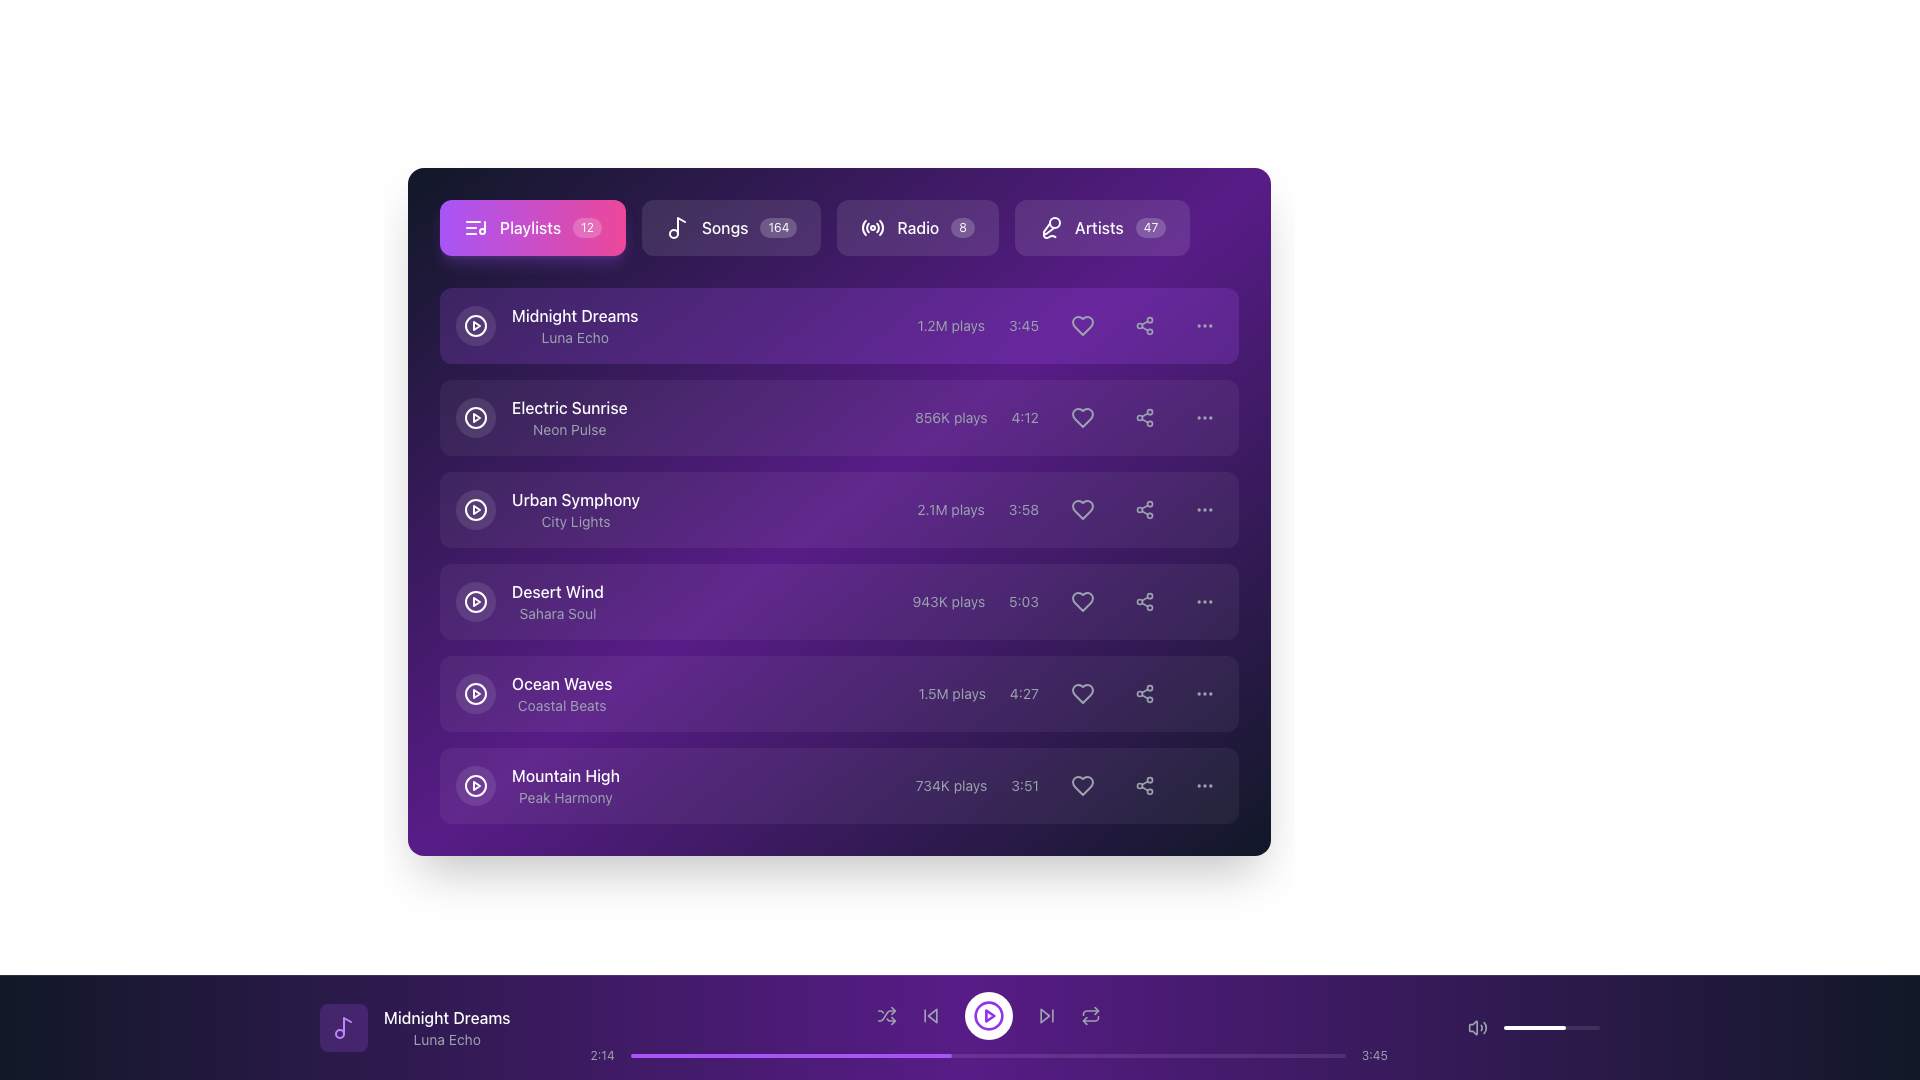 This screenshot has height=1080, width=1920. What do you see at coordinates (414, 1028) in the screenshot?
I see `the Text with Icon that displays the current track's title and artist information located in the bottom-left corner of the footer bar` at bounding box center [414, 1028].